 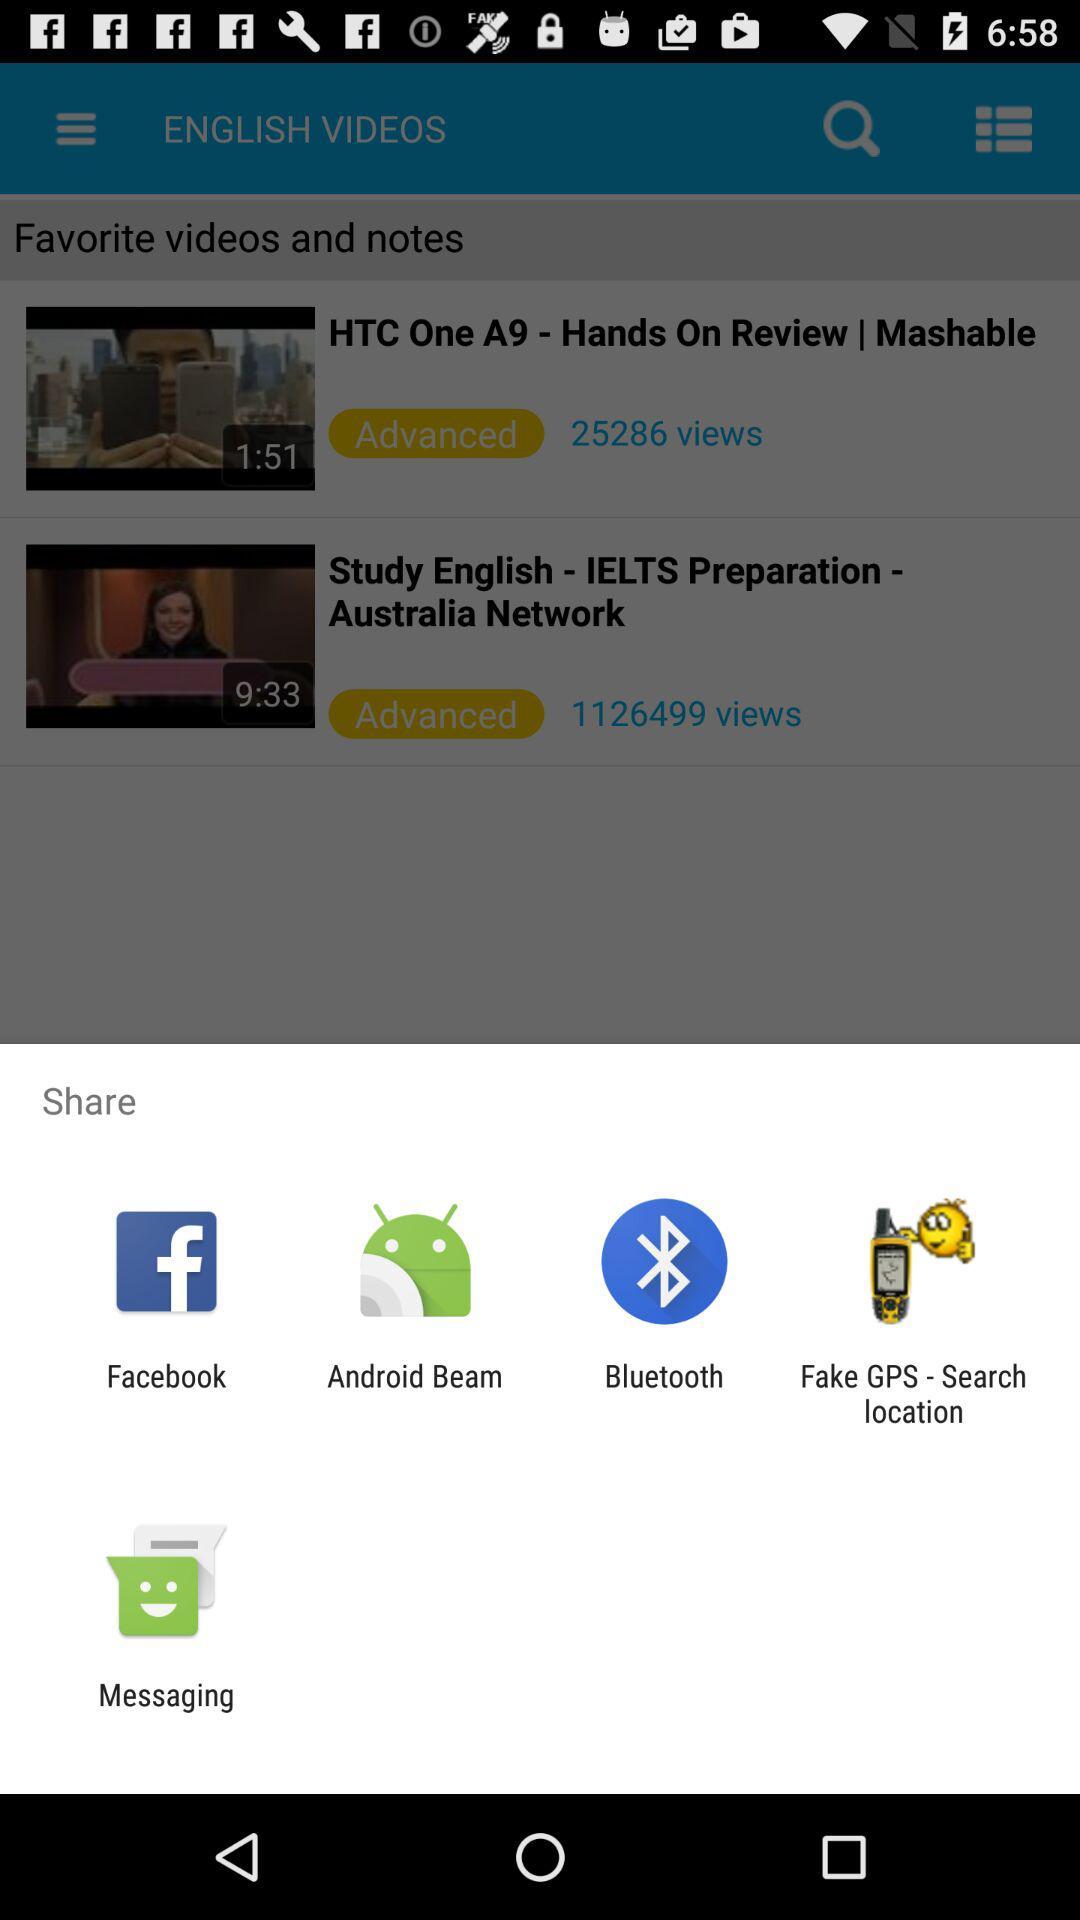 What do you see at coordinates (664, 1392) in the screenshot?
I see `icon to the left of fake gps search` at bounding box center [664, 1392].